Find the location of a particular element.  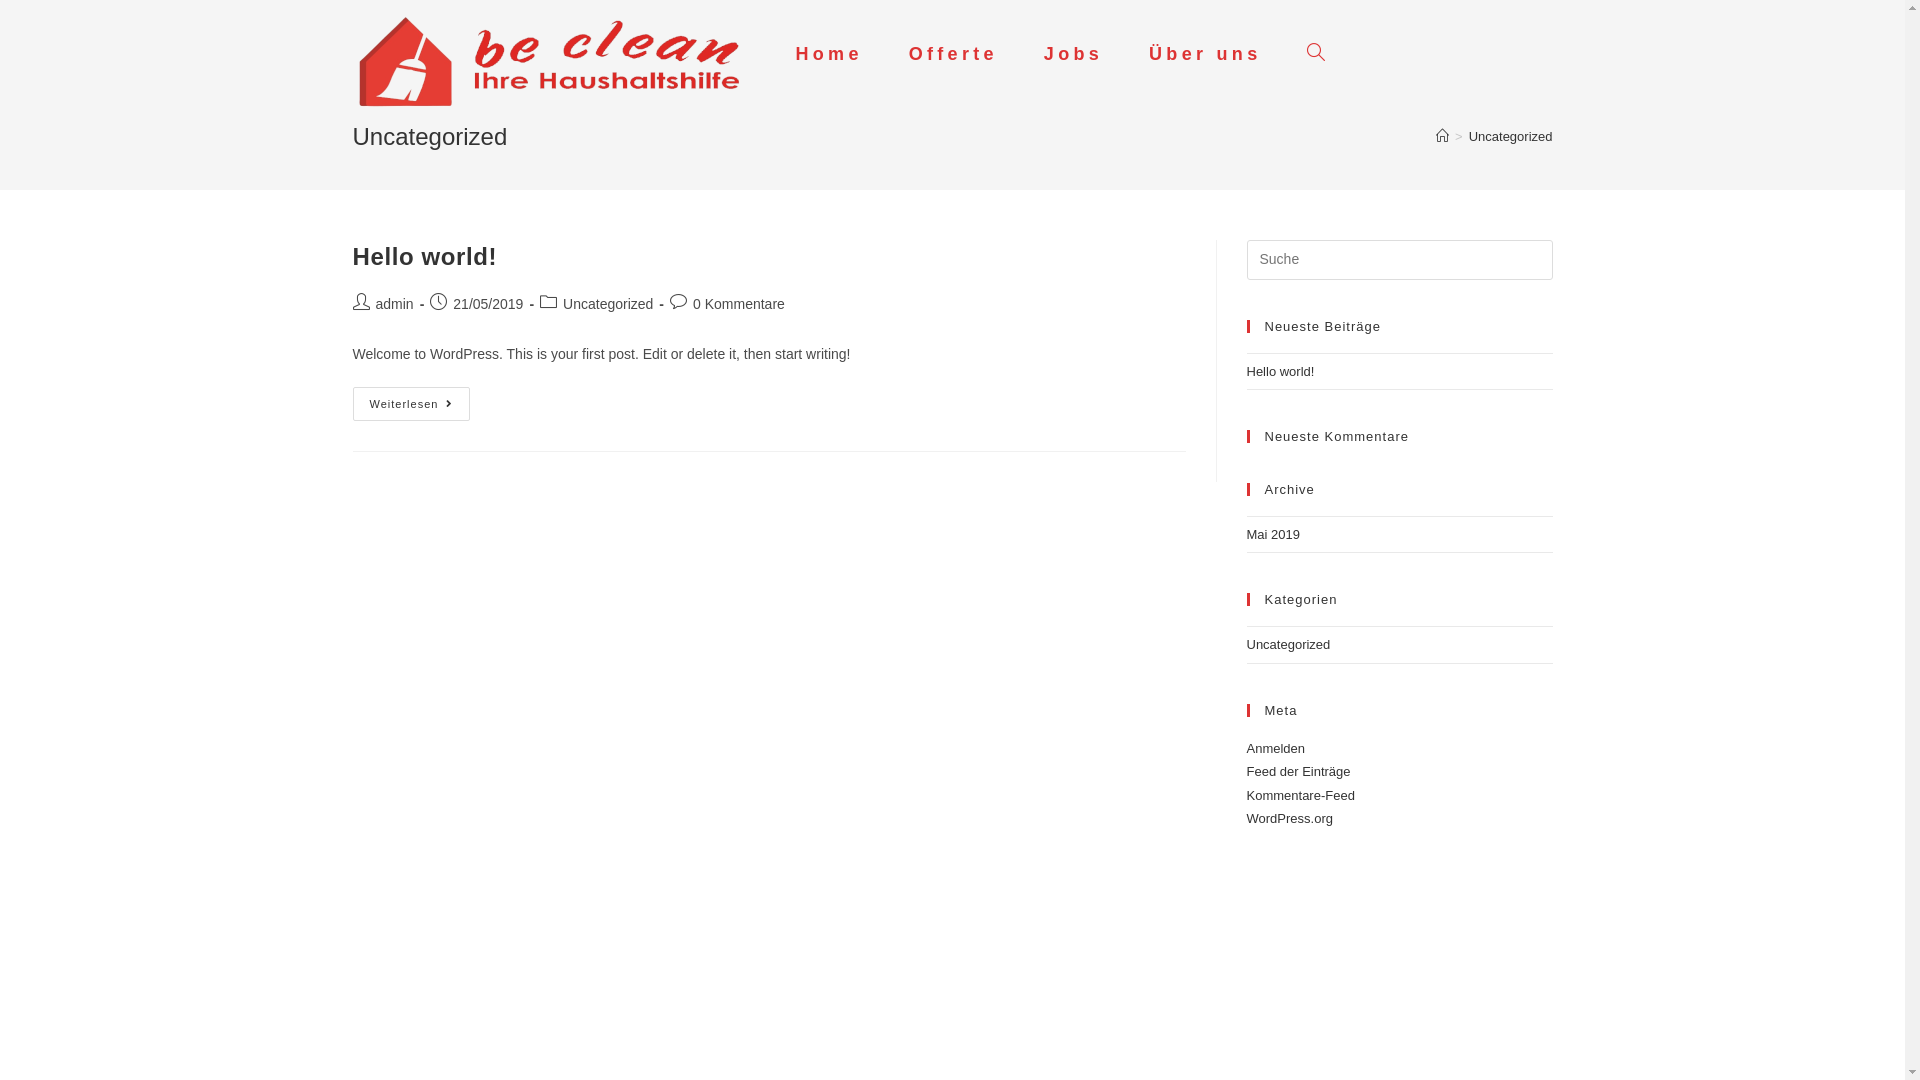

'admin' is located at coordinates (375, 304).